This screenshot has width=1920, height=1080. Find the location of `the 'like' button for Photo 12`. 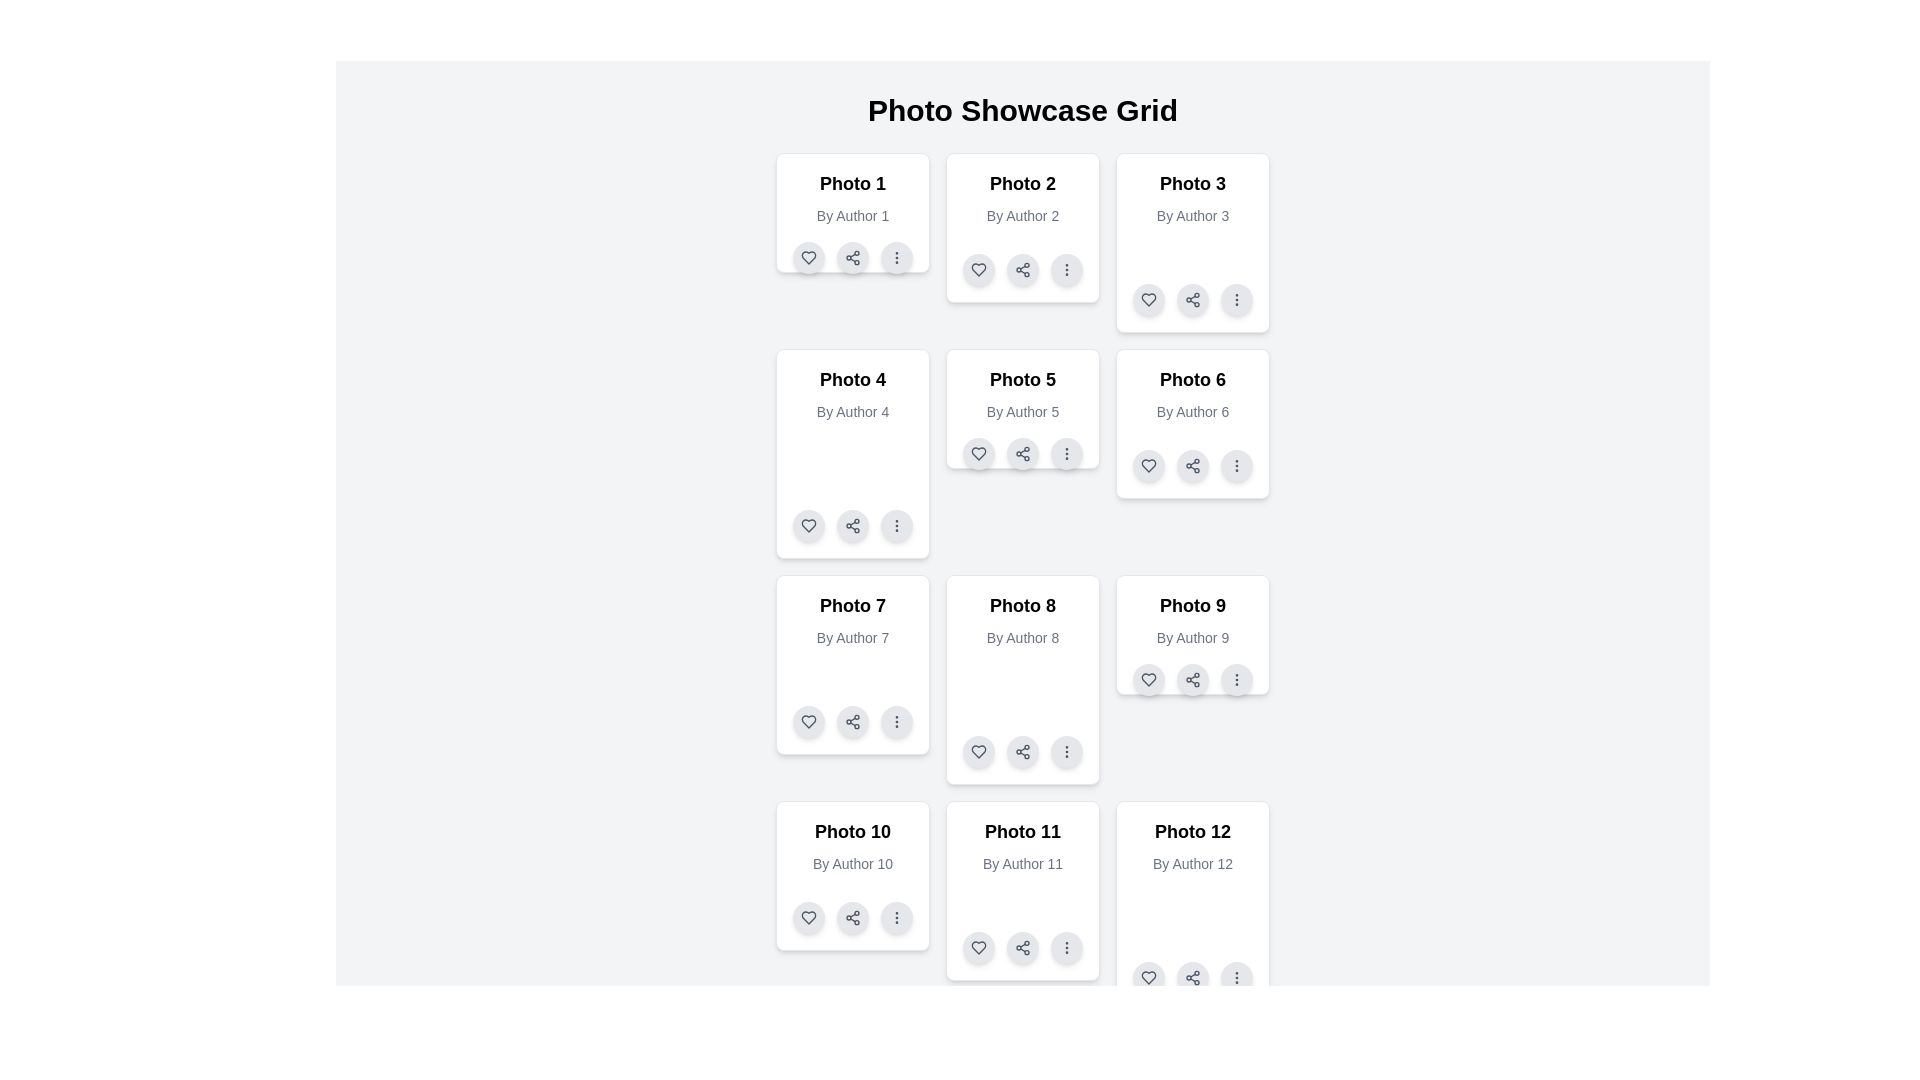

the 'like' button for Photo 12 is located at coordinates (1148, 977).